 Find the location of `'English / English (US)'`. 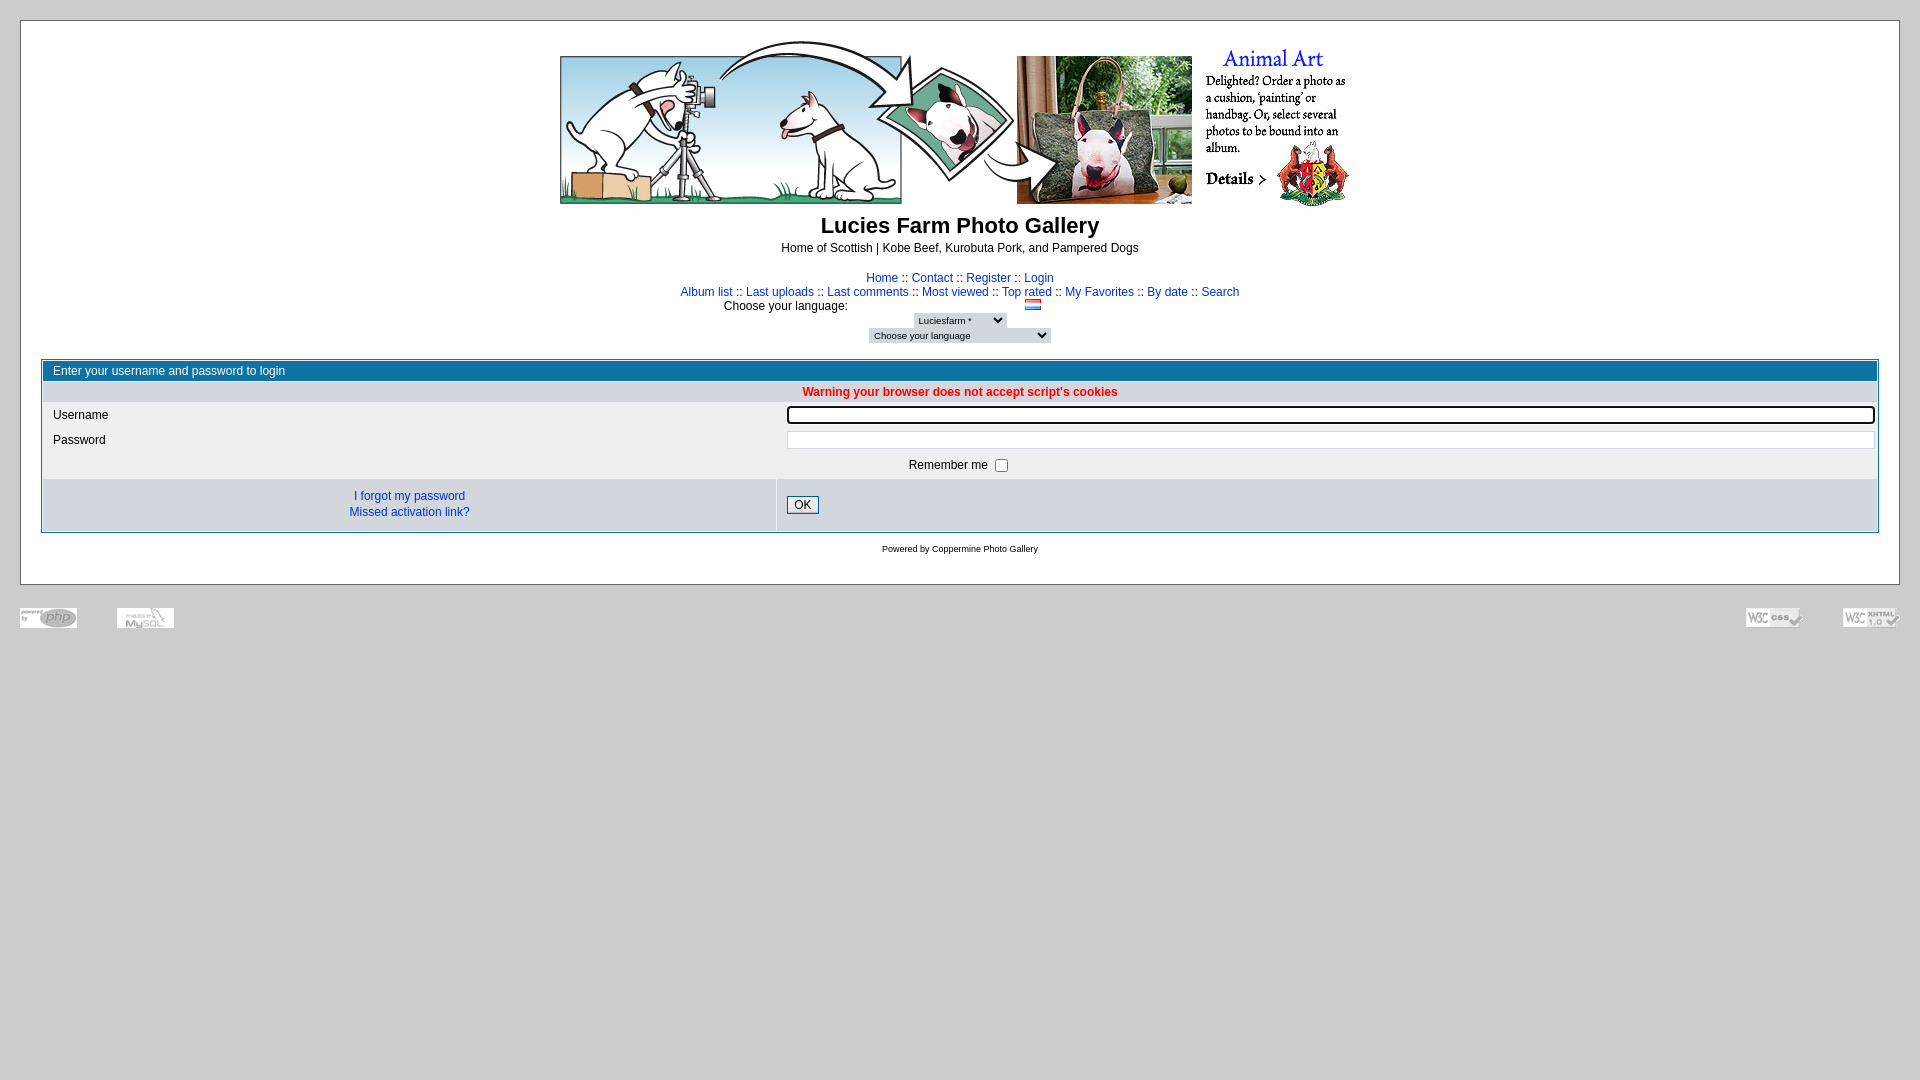

'English / English (US)' is located at coordinates (935, 304).